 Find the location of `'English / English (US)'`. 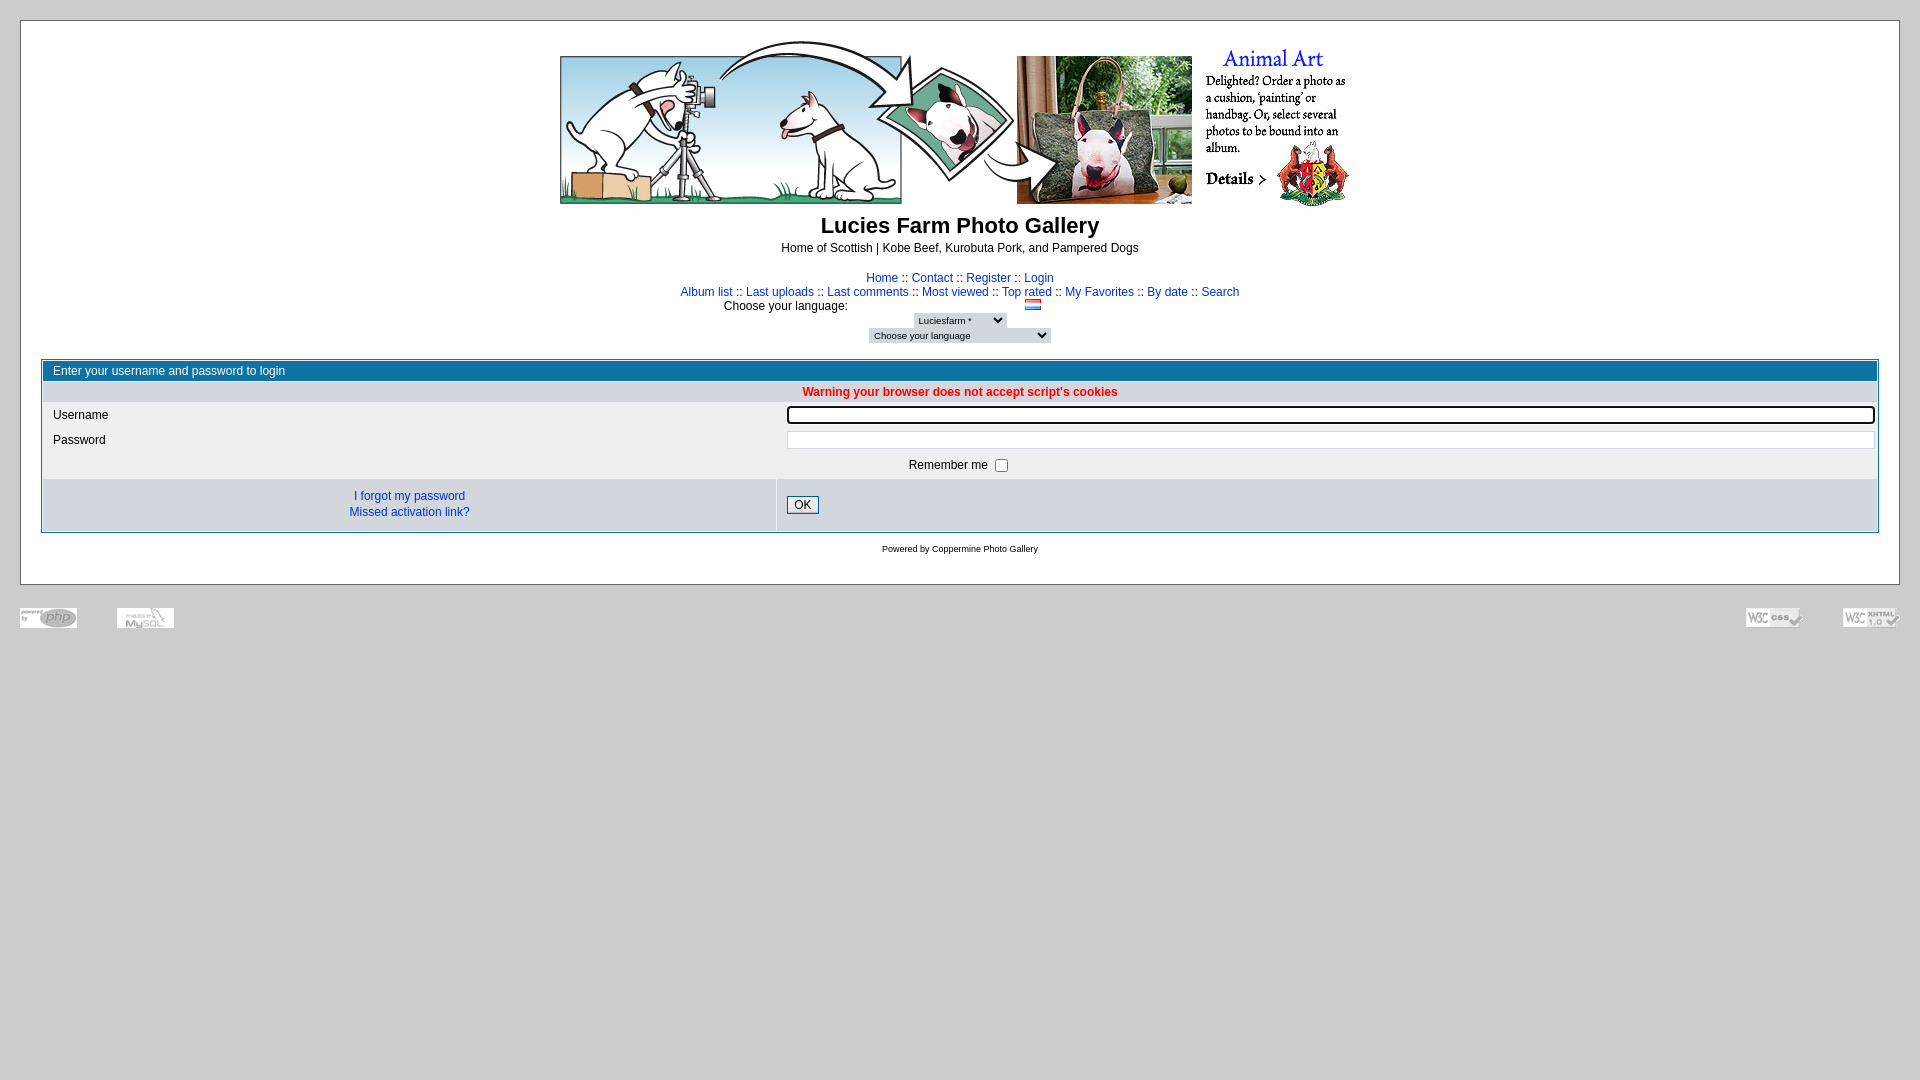

'English / English (US)' is located at coordinates (935, 304).